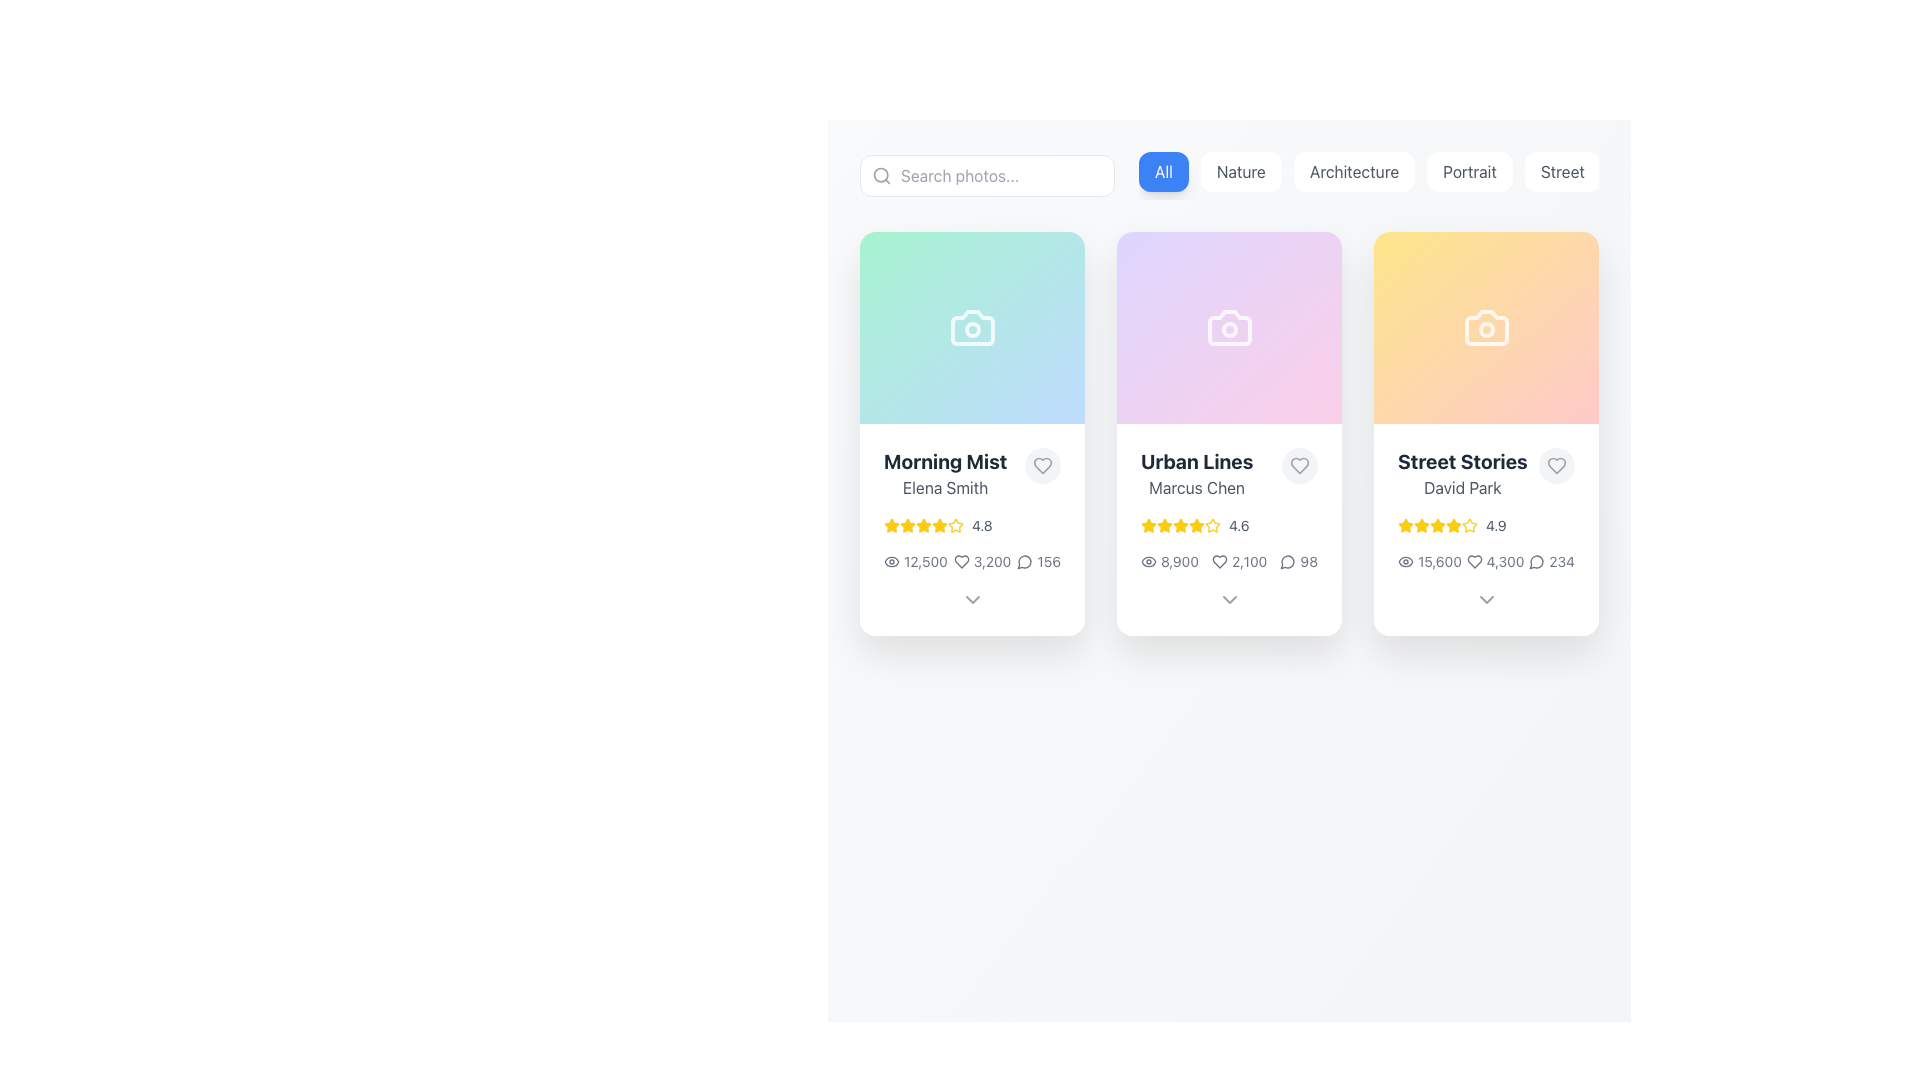  I want to click on the second star icon in the rating section of the 'Urban Lines' card by 'Marcus Chen', so click(1165, 524).